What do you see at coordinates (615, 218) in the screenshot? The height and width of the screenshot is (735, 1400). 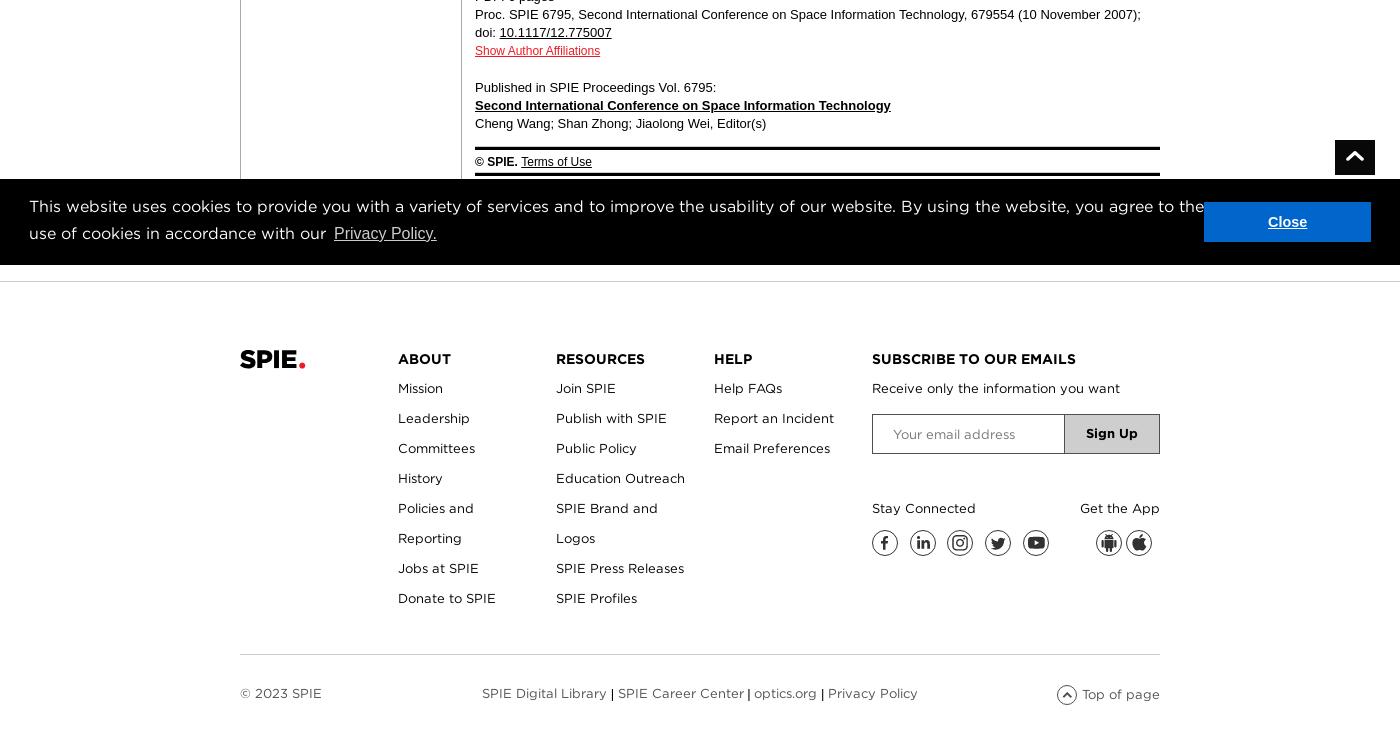 I see `'This website uses cookies to provide you with a variety of services and to improve the usability of our website. By using the website, you agree to the use of cookies in accordance with our'` at bounding box center [615, 218].